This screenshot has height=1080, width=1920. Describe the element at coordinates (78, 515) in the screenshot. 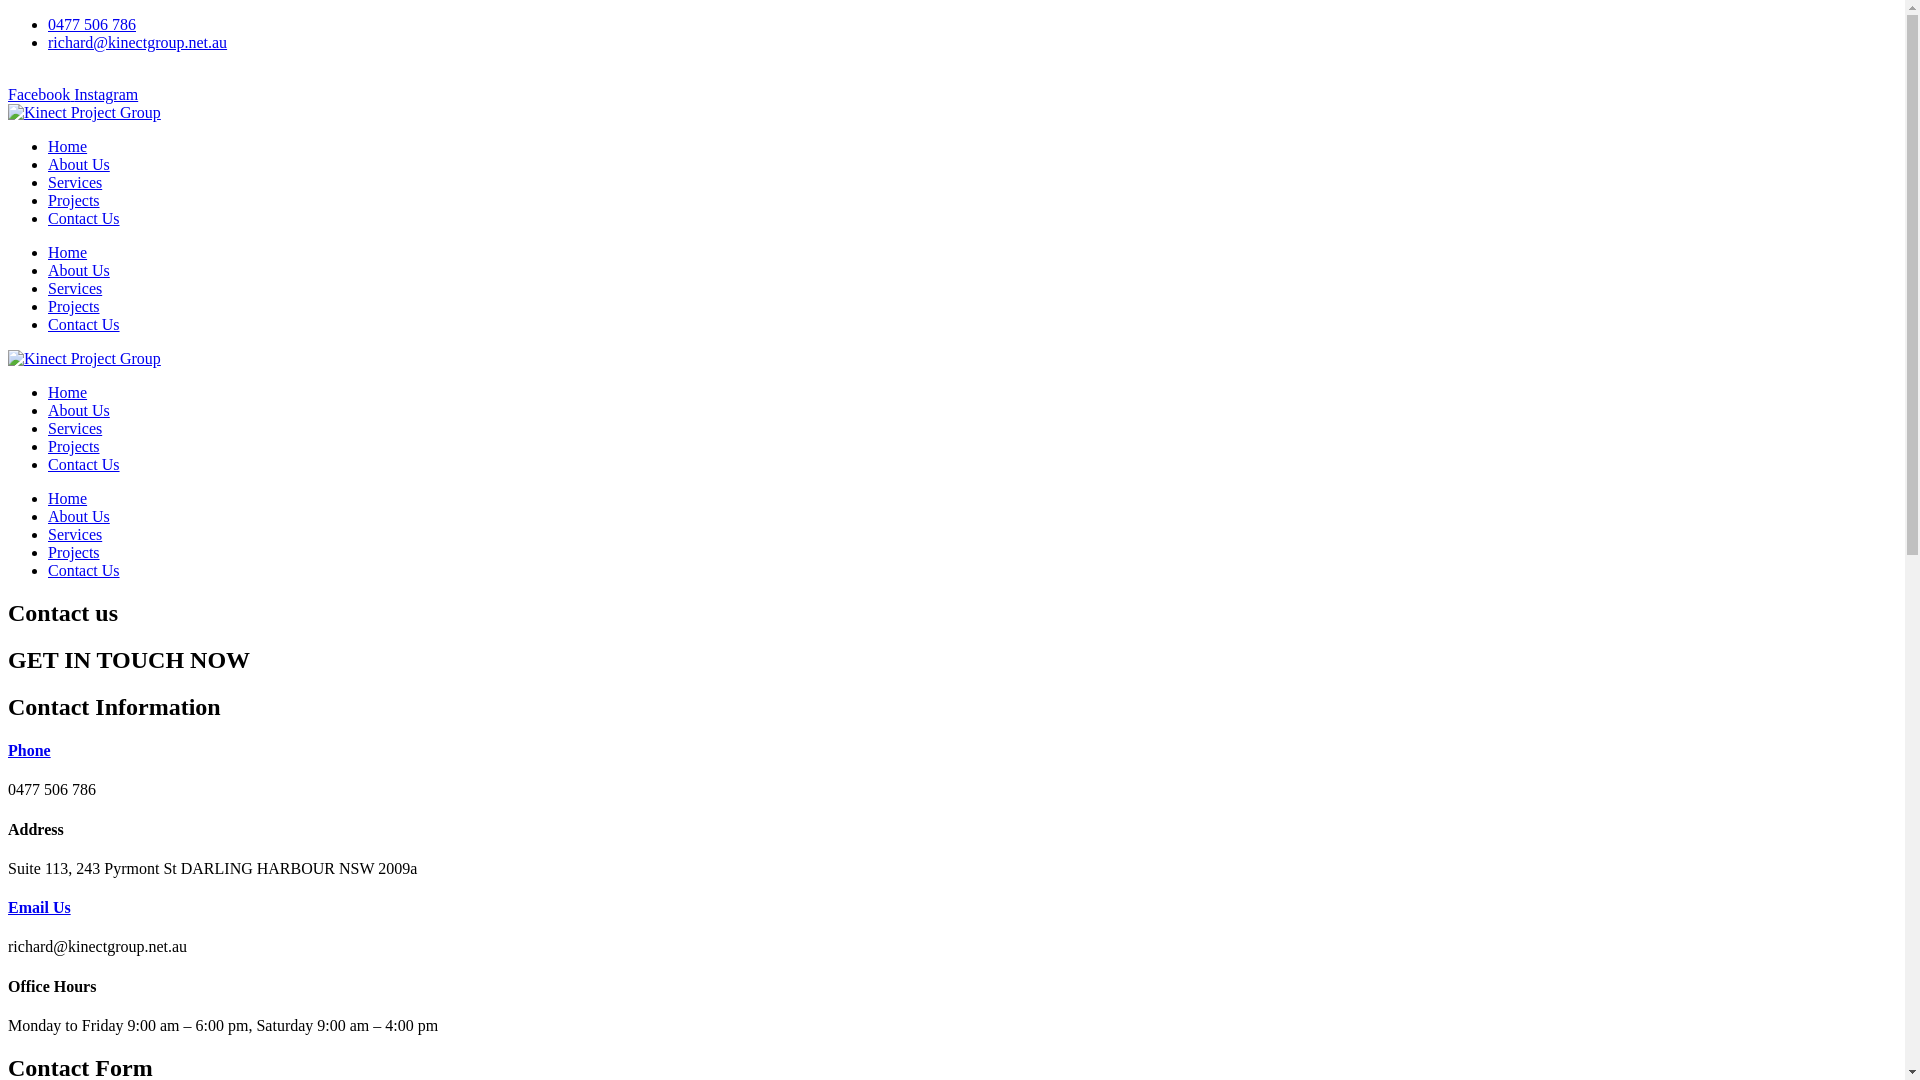

I see `'About Us'` at that location.